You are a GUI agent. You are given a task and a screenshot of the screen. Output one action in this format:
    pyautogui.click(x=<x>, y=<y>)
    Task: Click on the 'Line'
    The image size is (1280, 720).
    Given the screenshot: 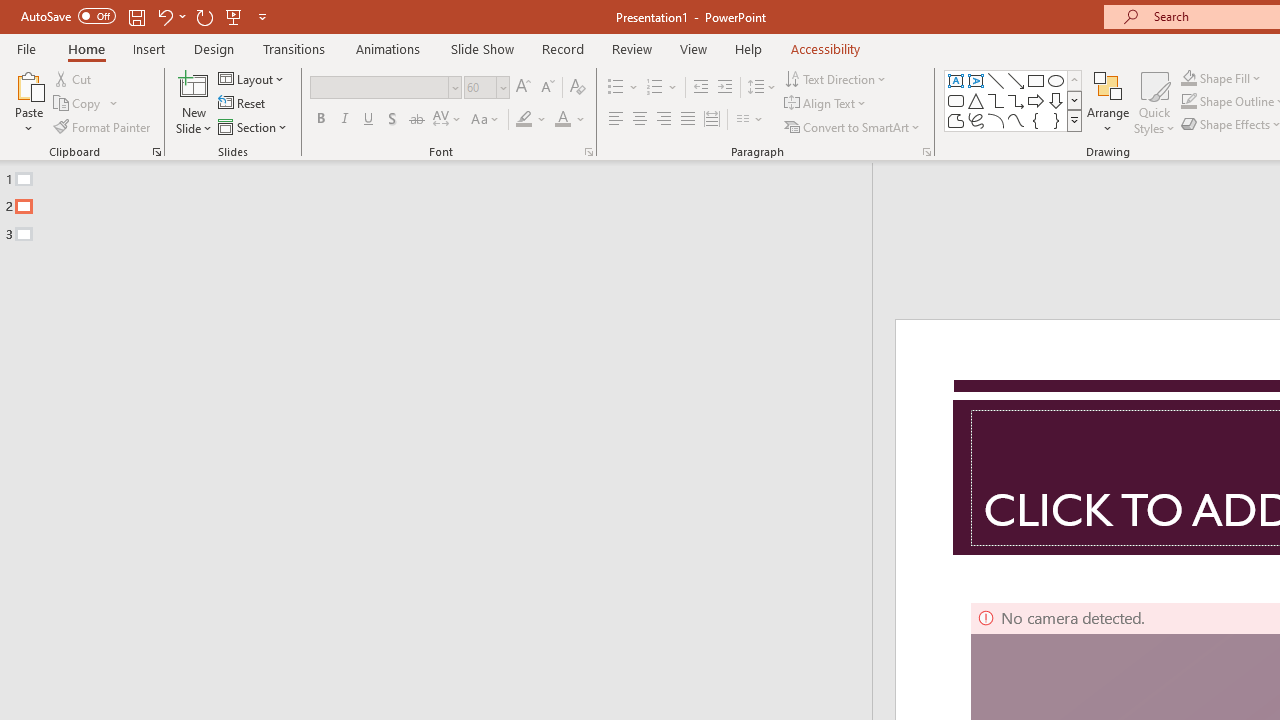 What is the action you would take?
    pyautogui.click(x=995, y=80)
    